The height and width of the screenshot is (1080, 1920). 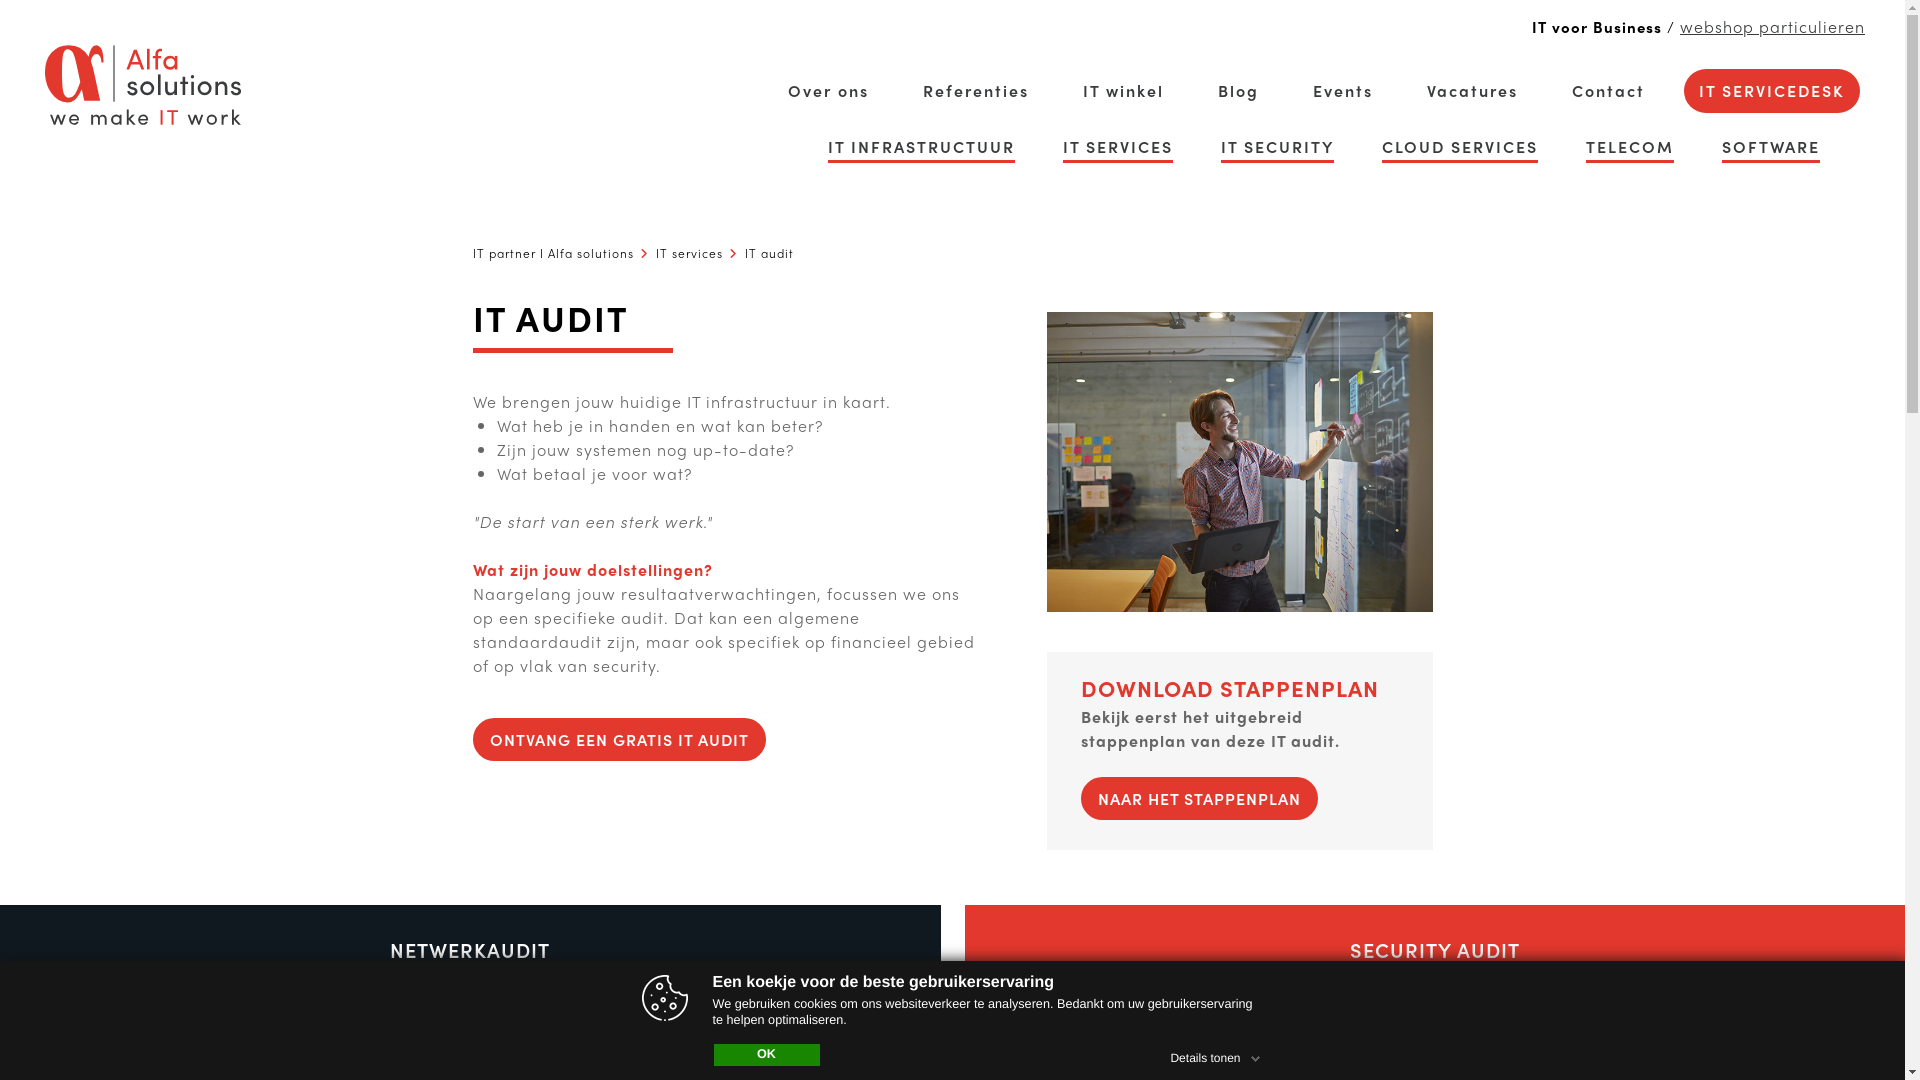 I want to click on 'IT services', so click(x=689, y=252).